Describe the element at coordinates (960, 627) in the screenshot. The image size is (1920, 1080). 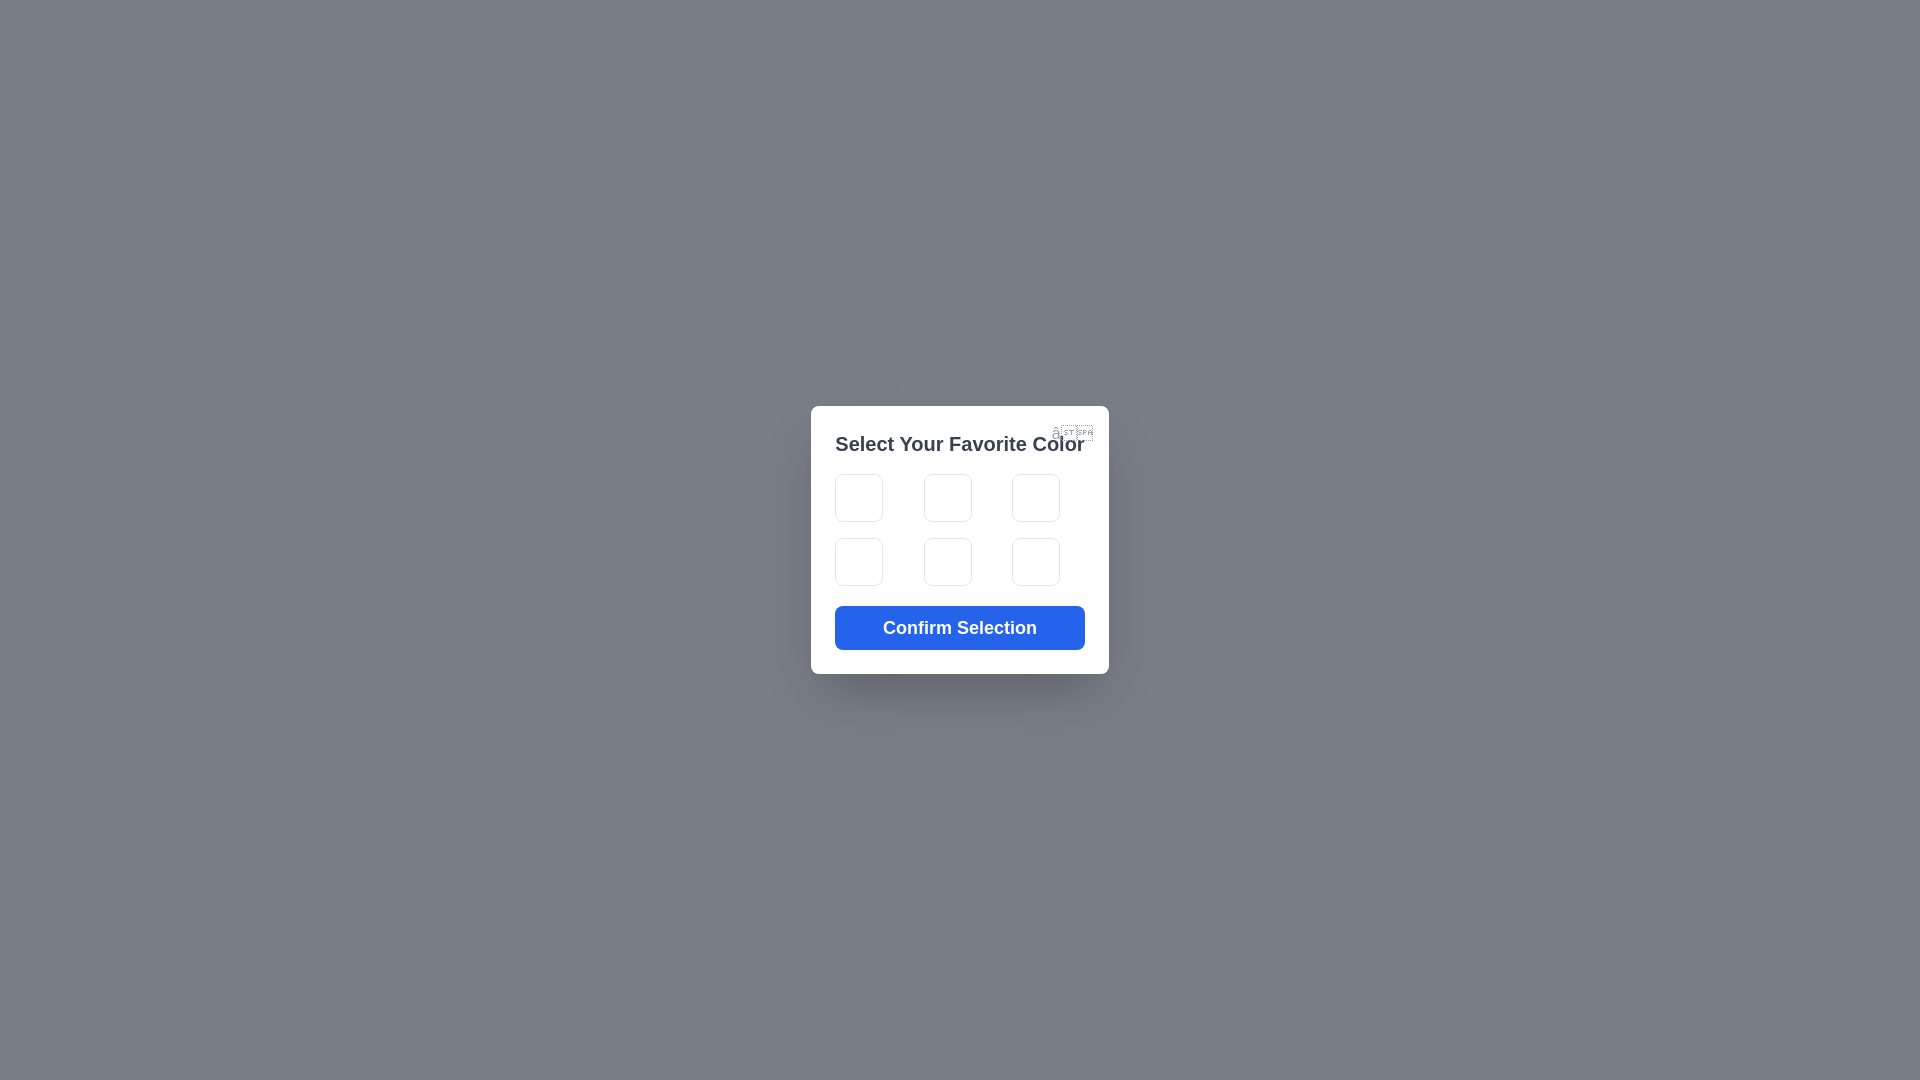
I see `the 'Confirm Selection' button to confirm the selected color` at that location.